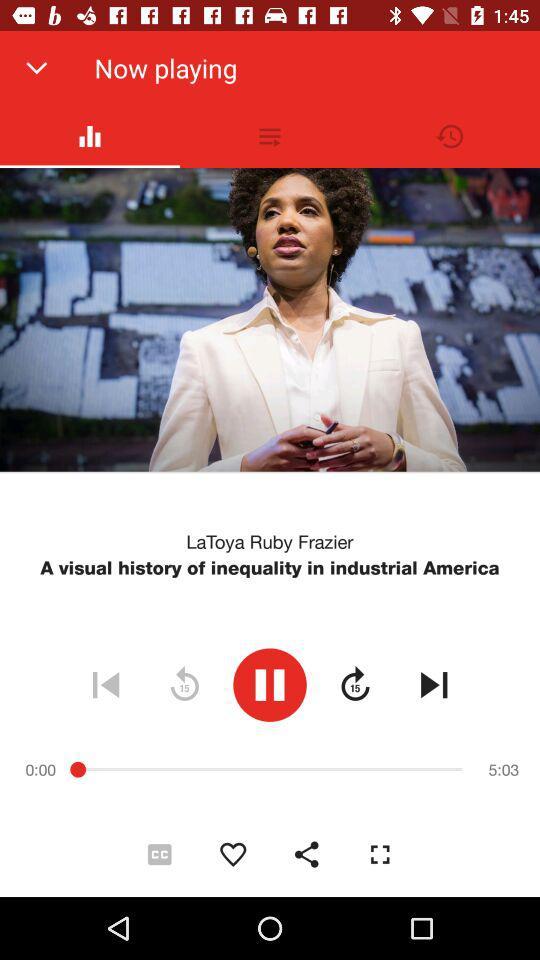  Describe the element at coordinates (105, 684) in the screenshot. I see `the skip_previous icon` at that location.